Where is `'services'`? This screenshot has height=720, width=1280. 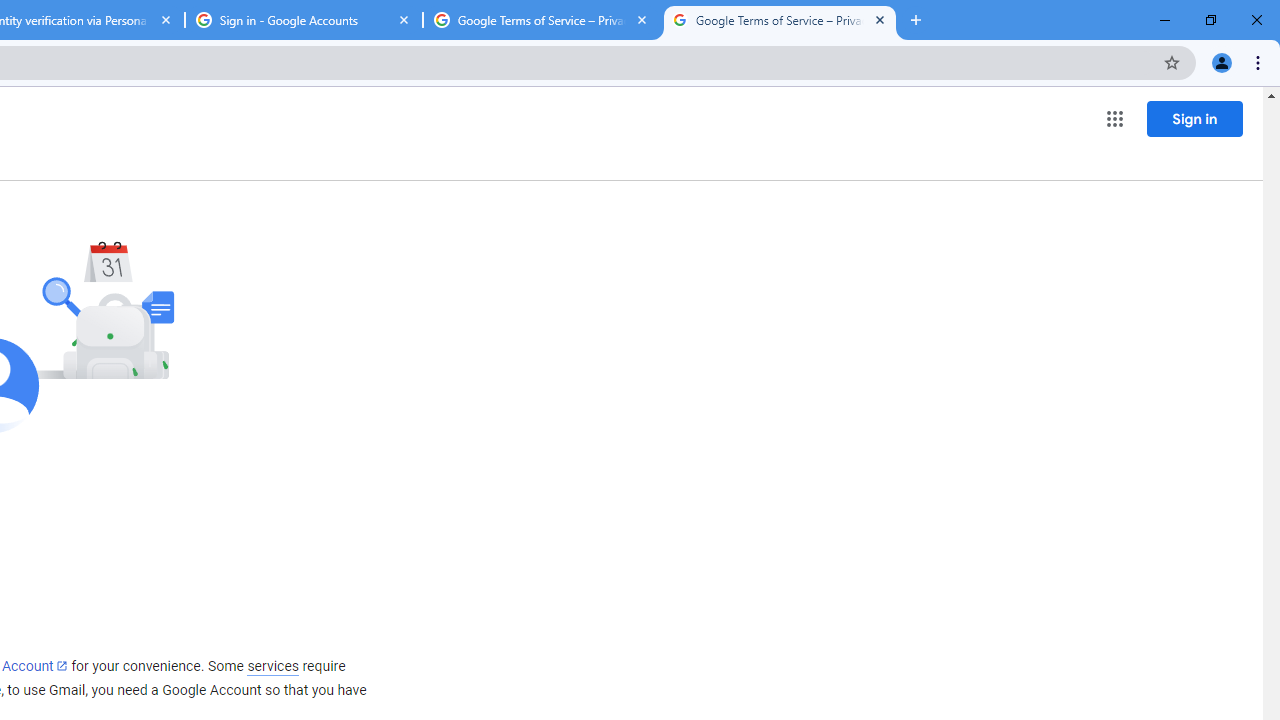 'services' is located at coordinates (272, 666).